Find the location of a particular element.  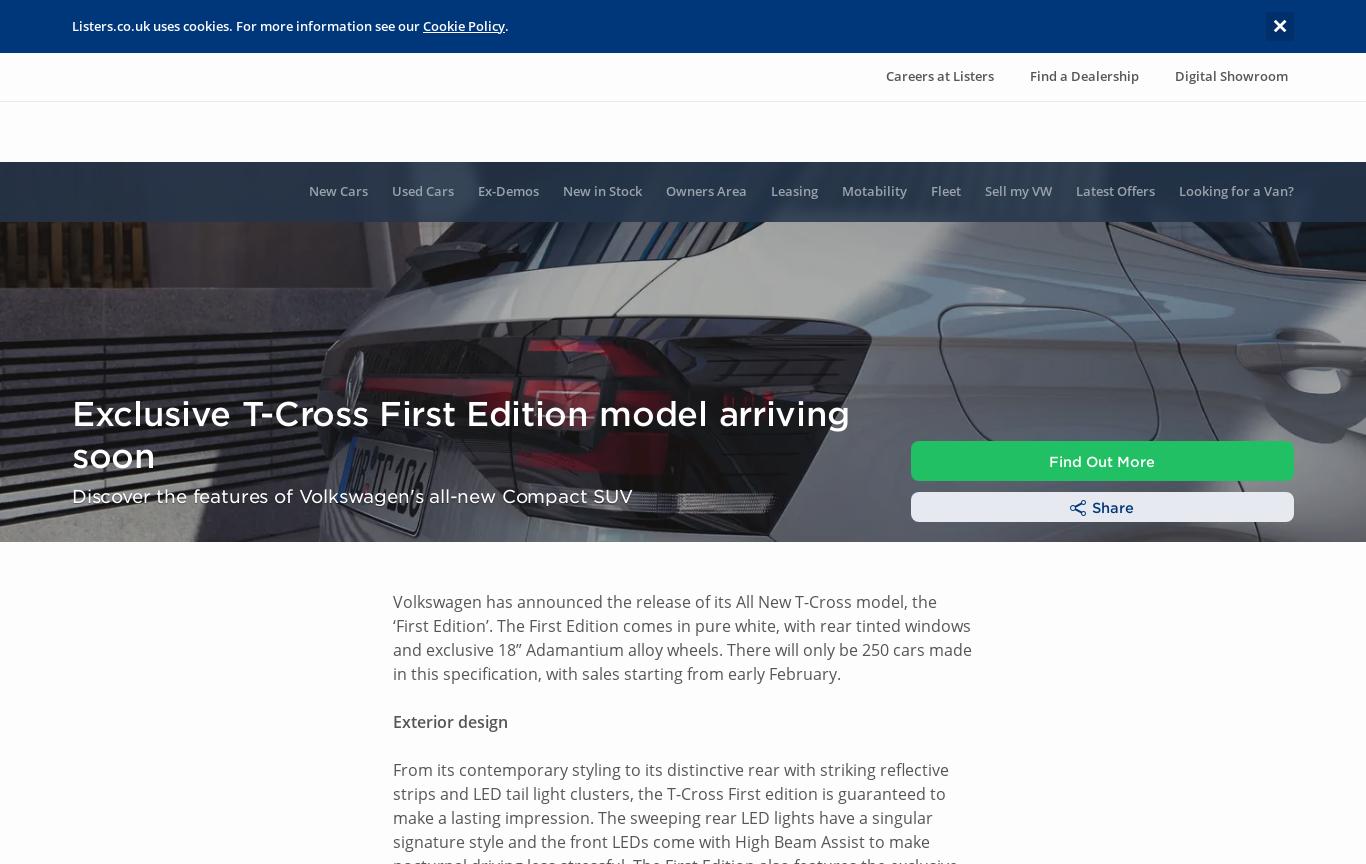

'Listers Volkswagen Coventry' is located at coordinates (172, 695).